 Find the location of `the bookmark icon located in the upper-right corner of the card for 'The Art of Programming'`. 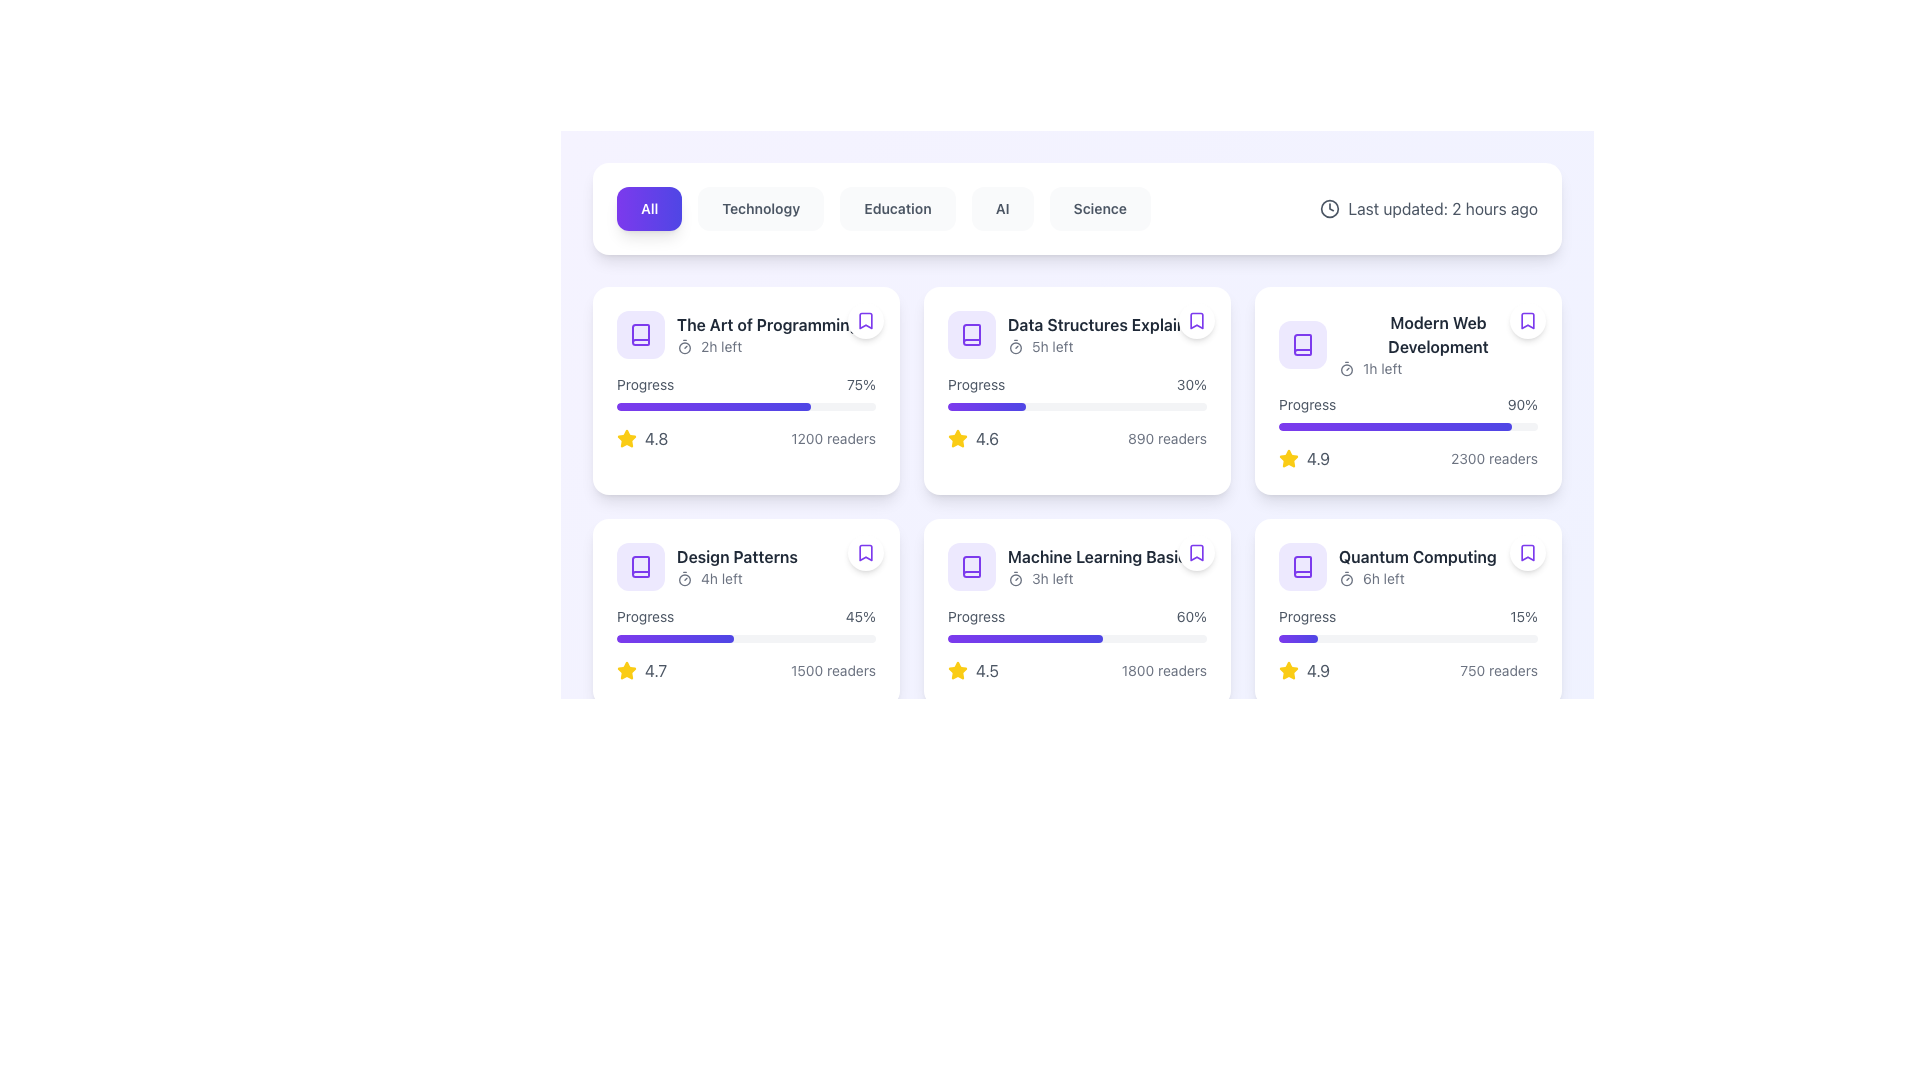

the bookmark icon located in the upper-right corner of the card for 'The Art of Programming' is located at coordinates (865, 319).